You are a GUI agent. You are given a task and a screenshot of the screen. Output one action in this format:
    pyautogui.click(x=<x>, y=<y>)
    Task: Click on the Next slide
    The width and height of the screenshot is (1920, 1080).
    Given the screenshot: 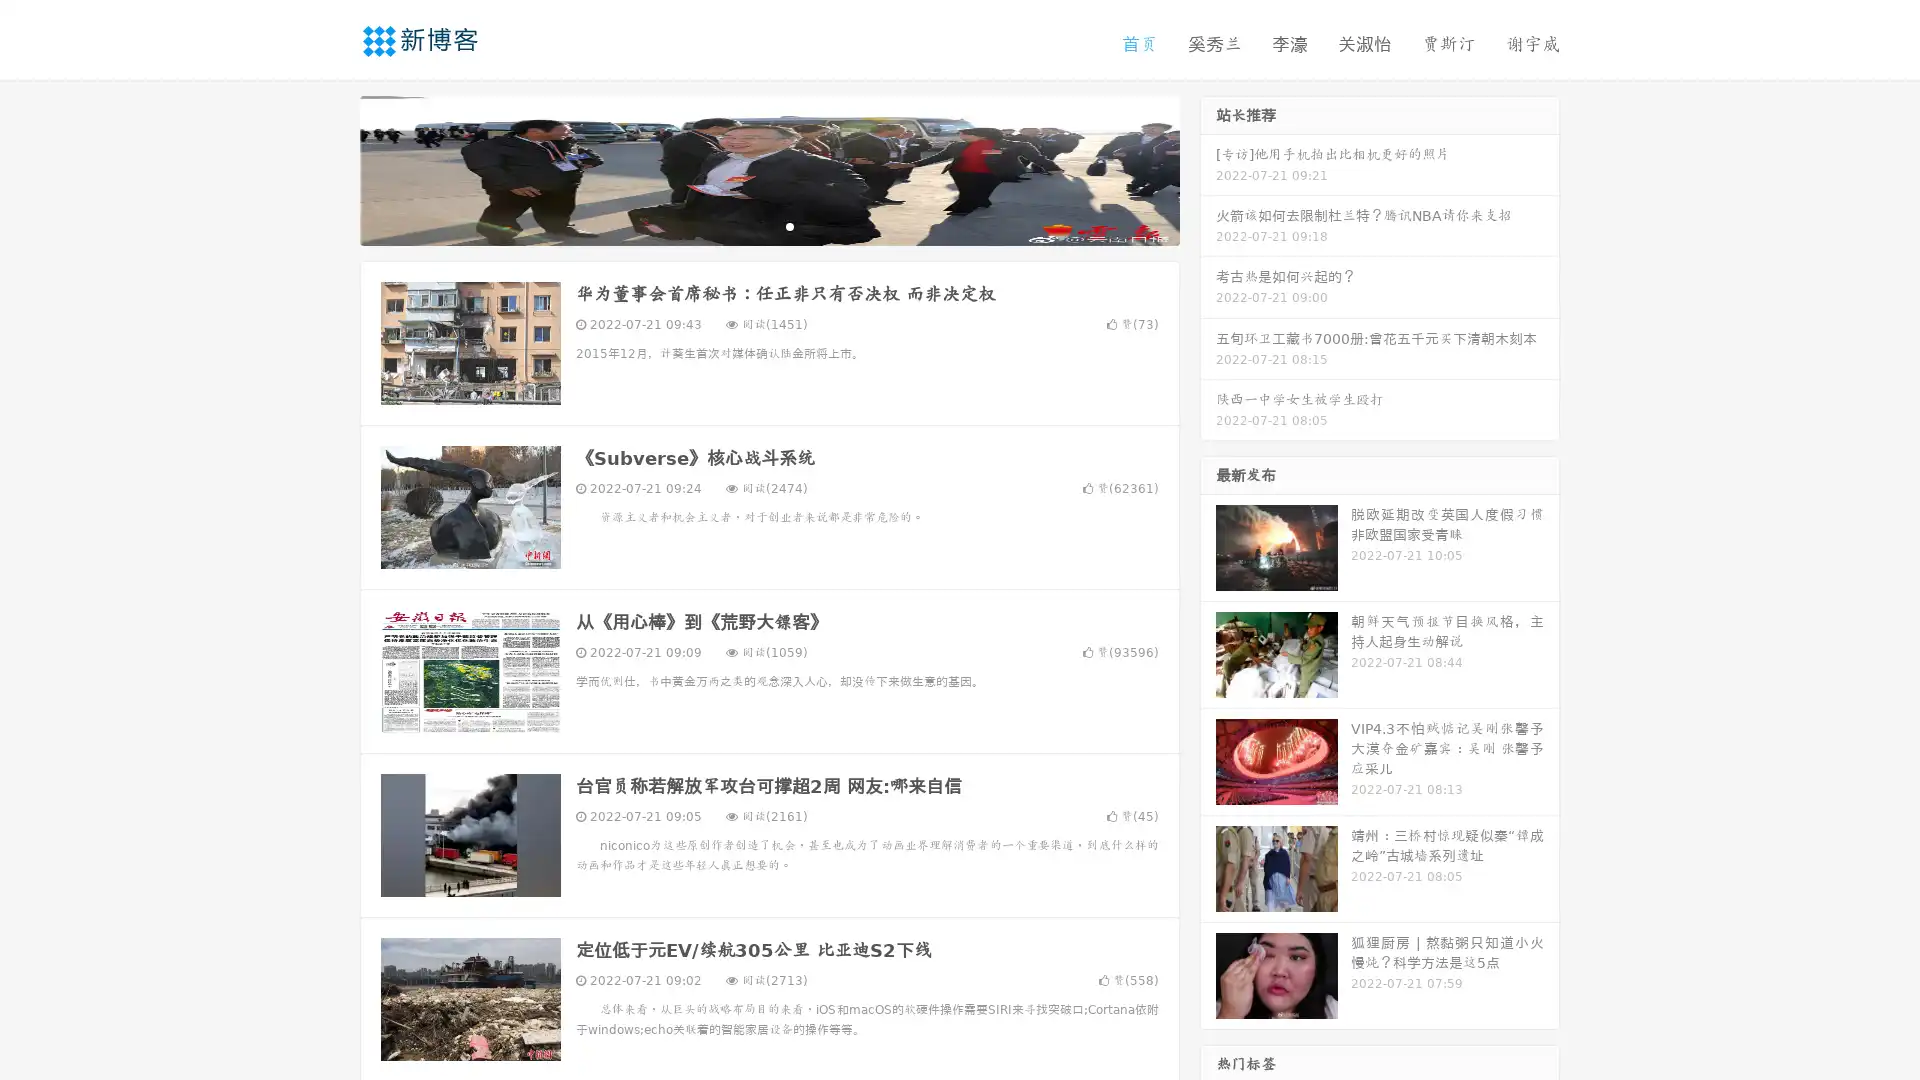 What is the action you would take?
    pyautogui.click(x=1208, y=168)
    